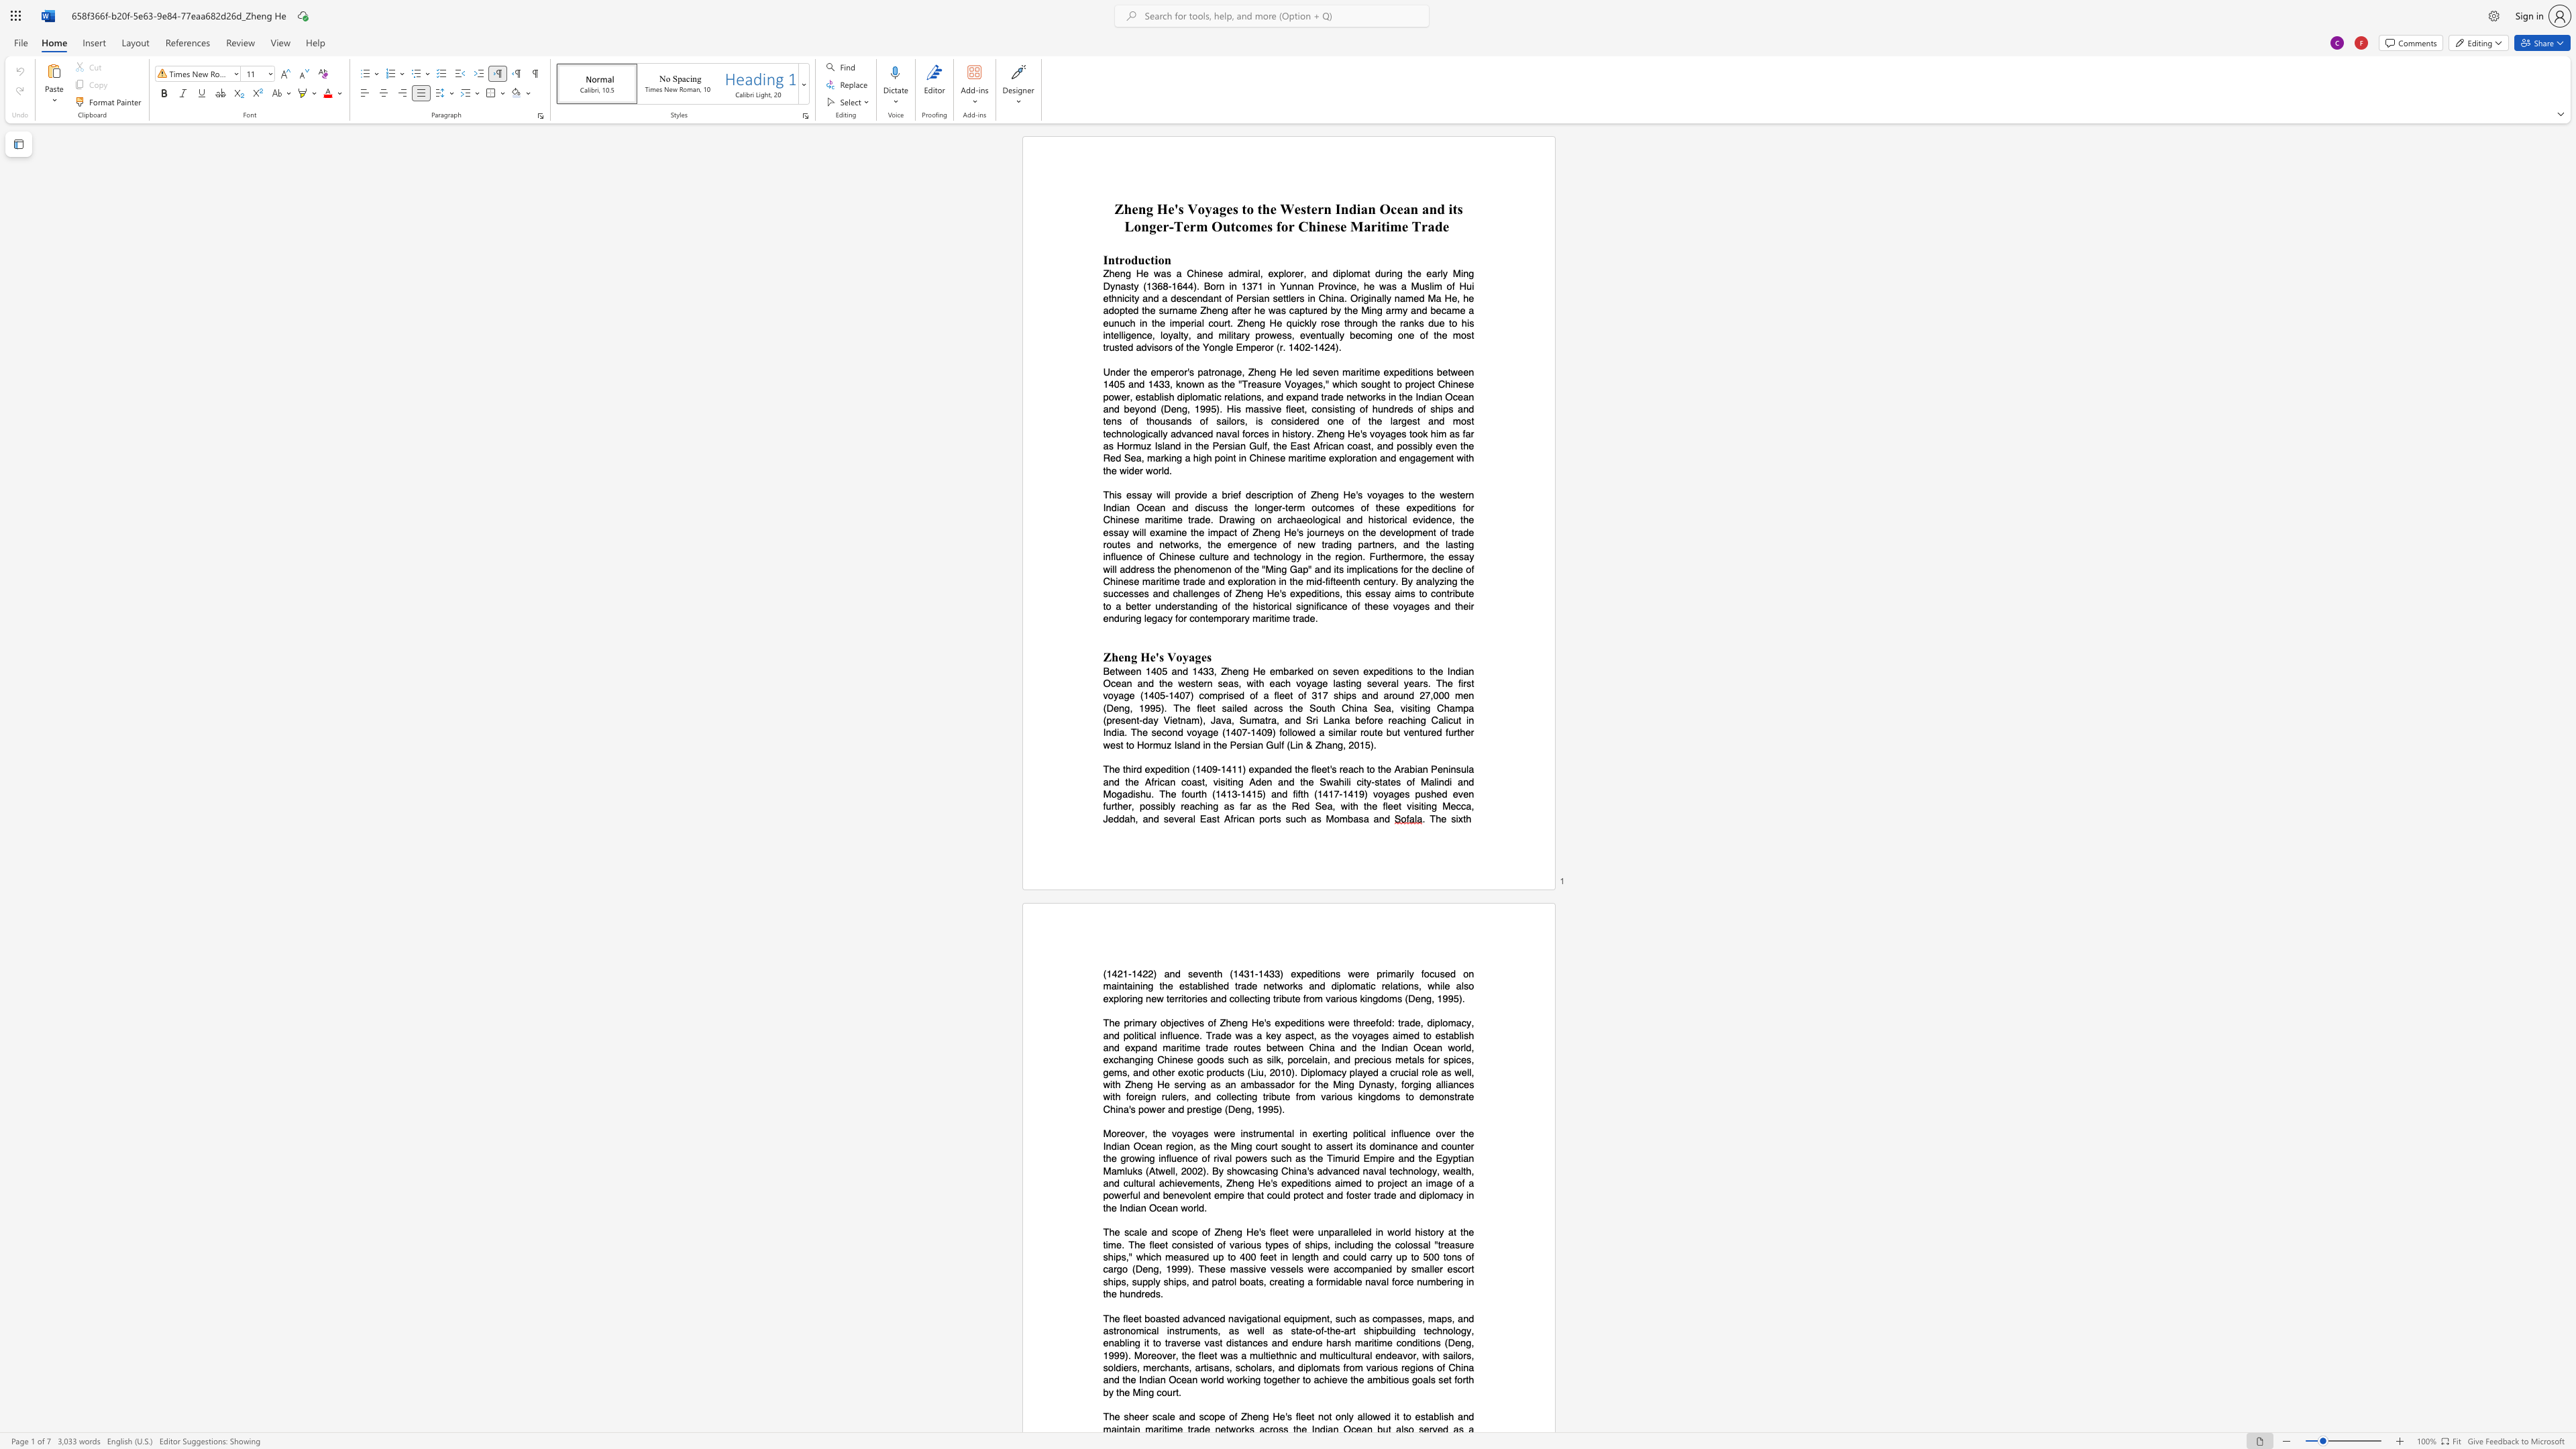  Describe the element at coordinates (1297, 986) in the screenshot. I see `the space between the continuous character "k" and "s" in the text` at that location.